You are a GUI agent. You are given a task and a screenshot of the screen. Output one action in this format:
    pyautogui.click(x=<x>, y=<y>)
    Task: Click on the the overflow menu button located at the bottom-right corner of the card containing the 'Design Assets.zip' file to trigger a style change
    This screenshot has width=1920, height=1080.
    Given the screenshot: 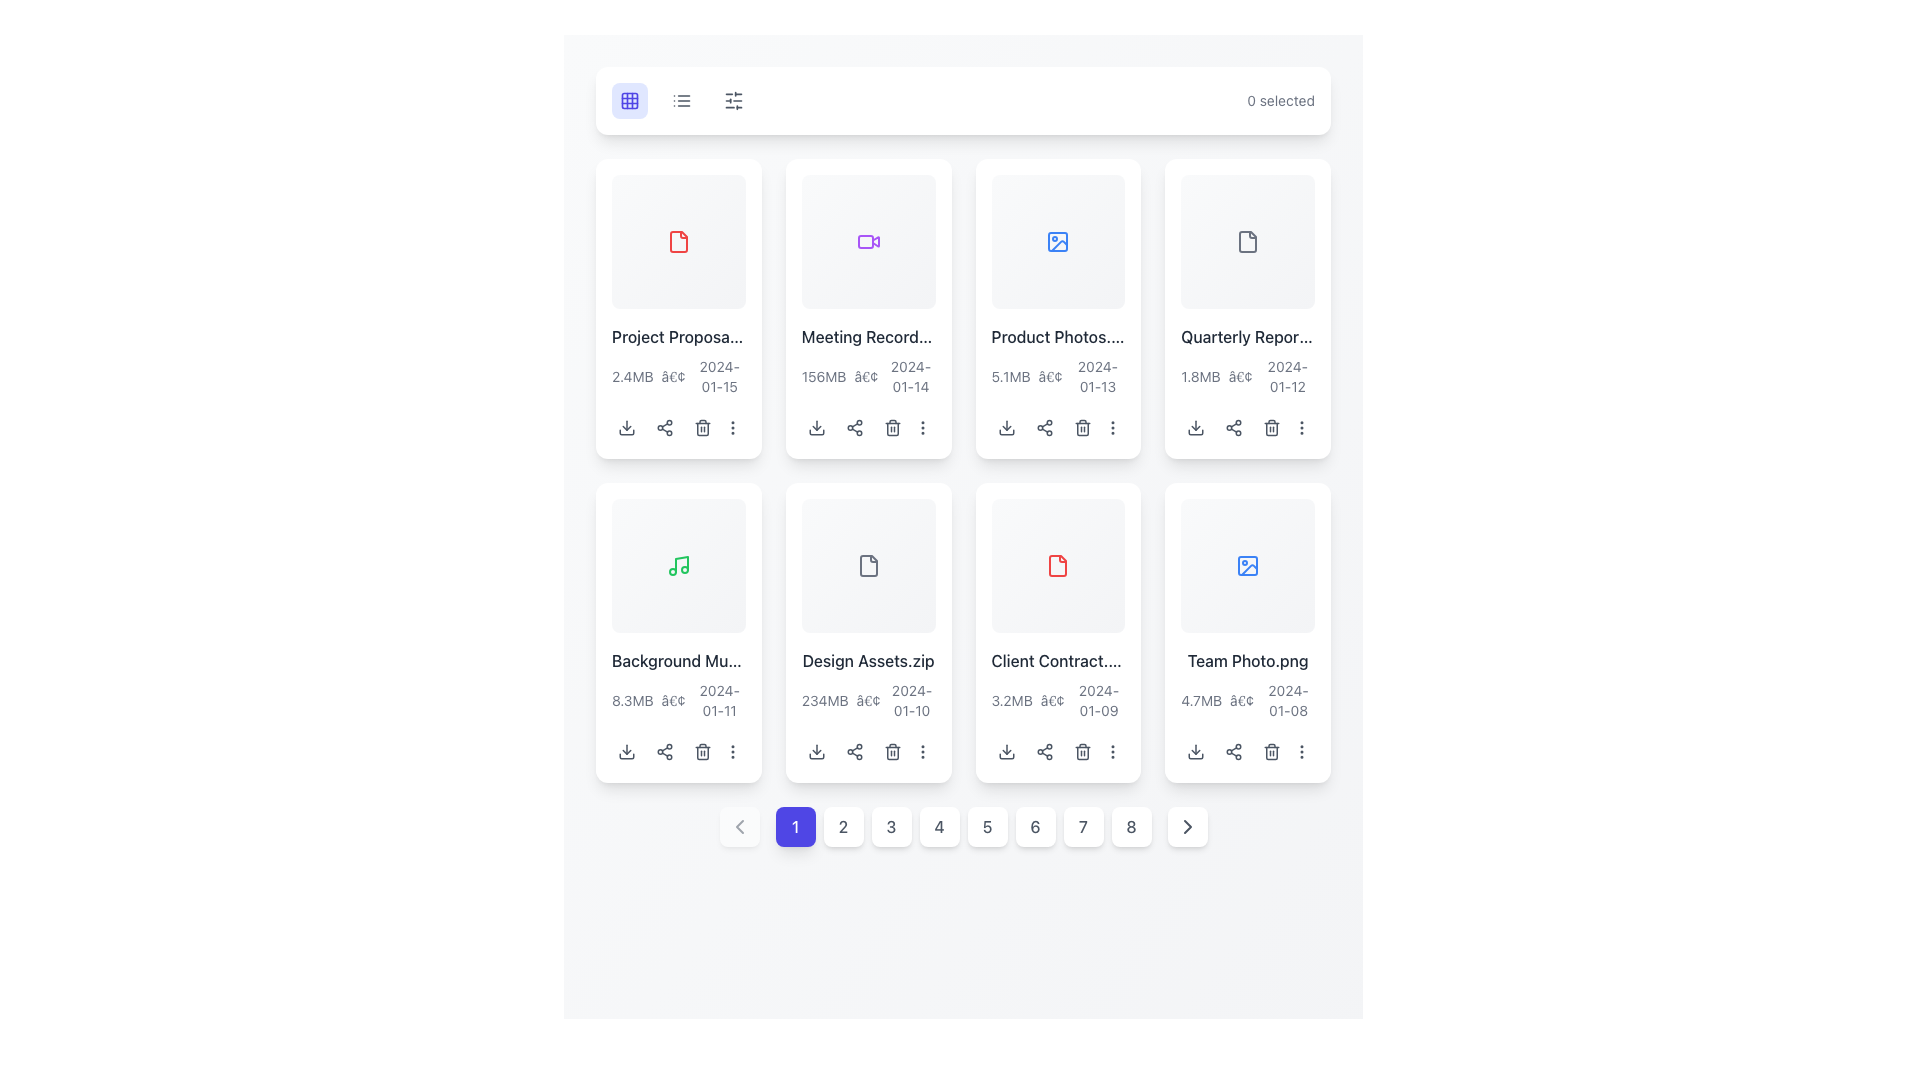 What is the action you would take?
    pyautogui.click(x=921, y=751)
    